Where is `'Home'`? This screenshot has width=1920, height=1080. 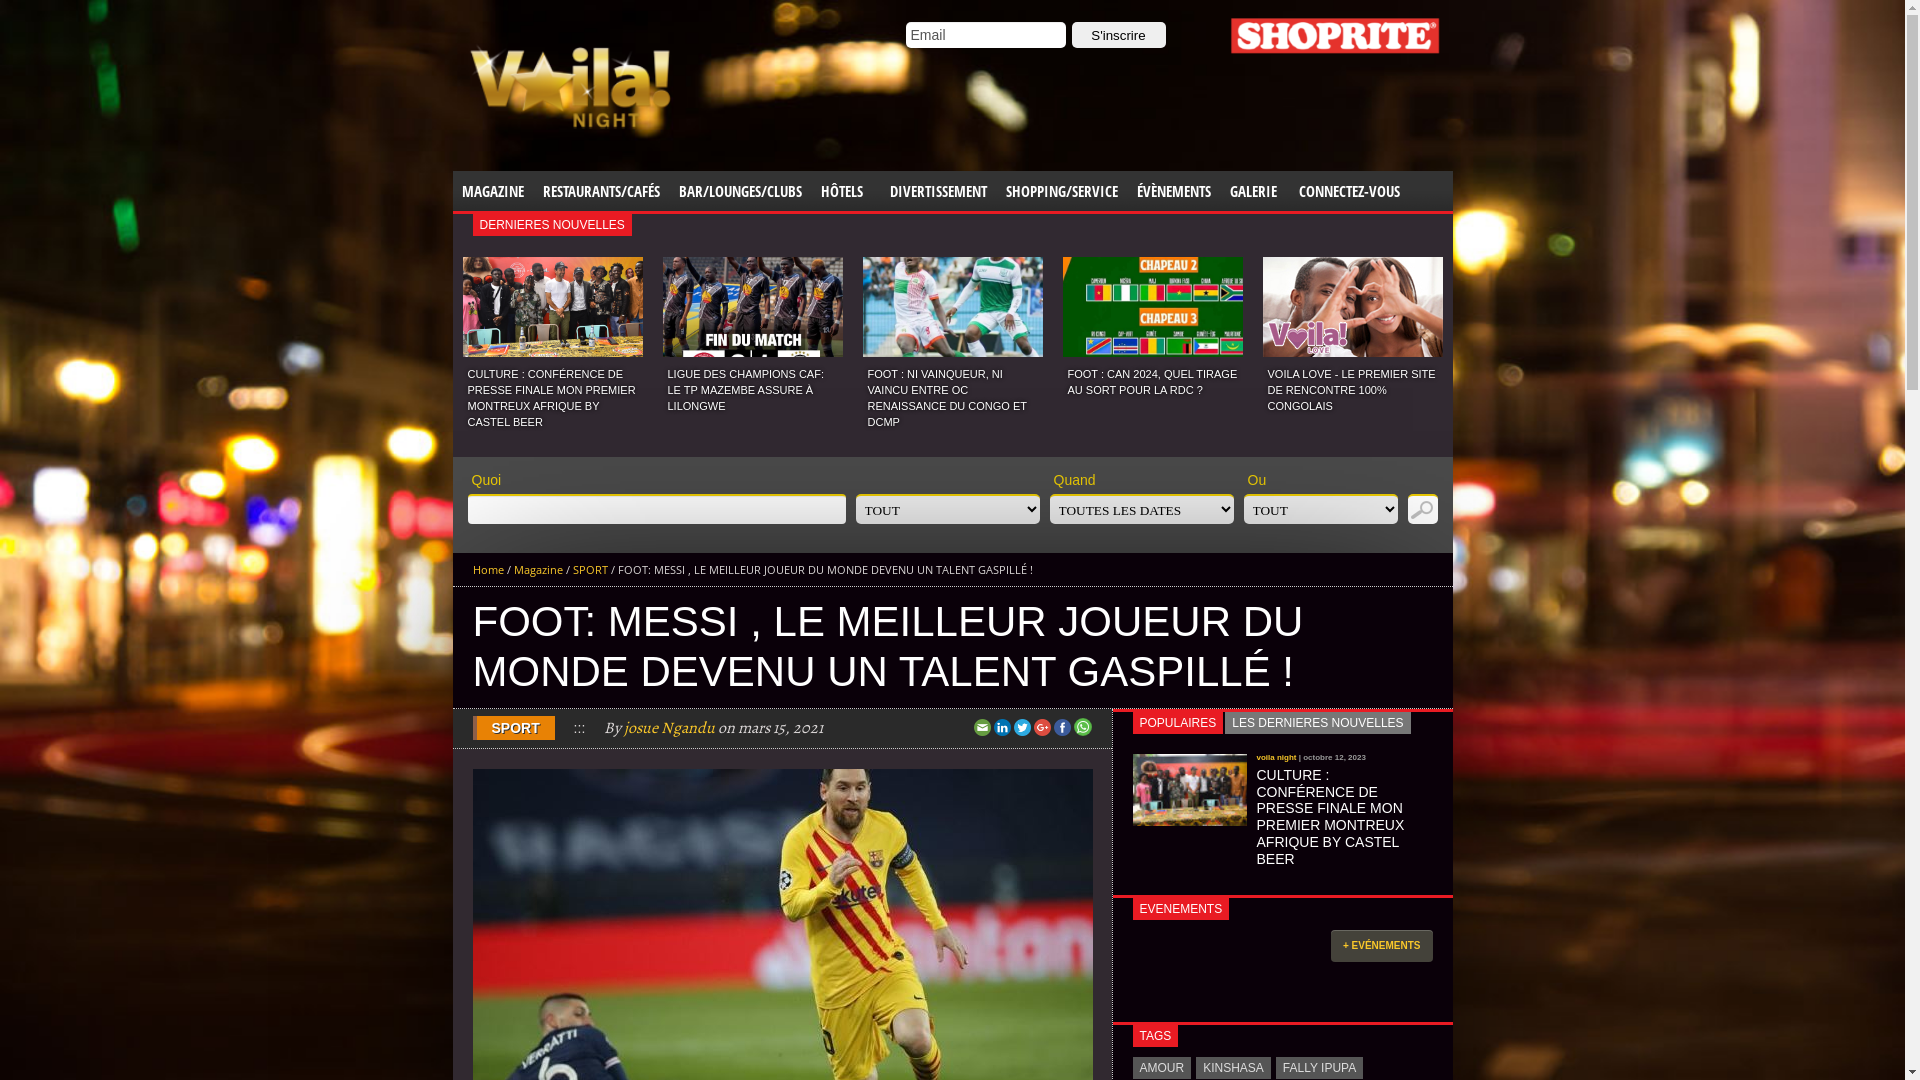
'Home' is located at coordinates (470, 569).